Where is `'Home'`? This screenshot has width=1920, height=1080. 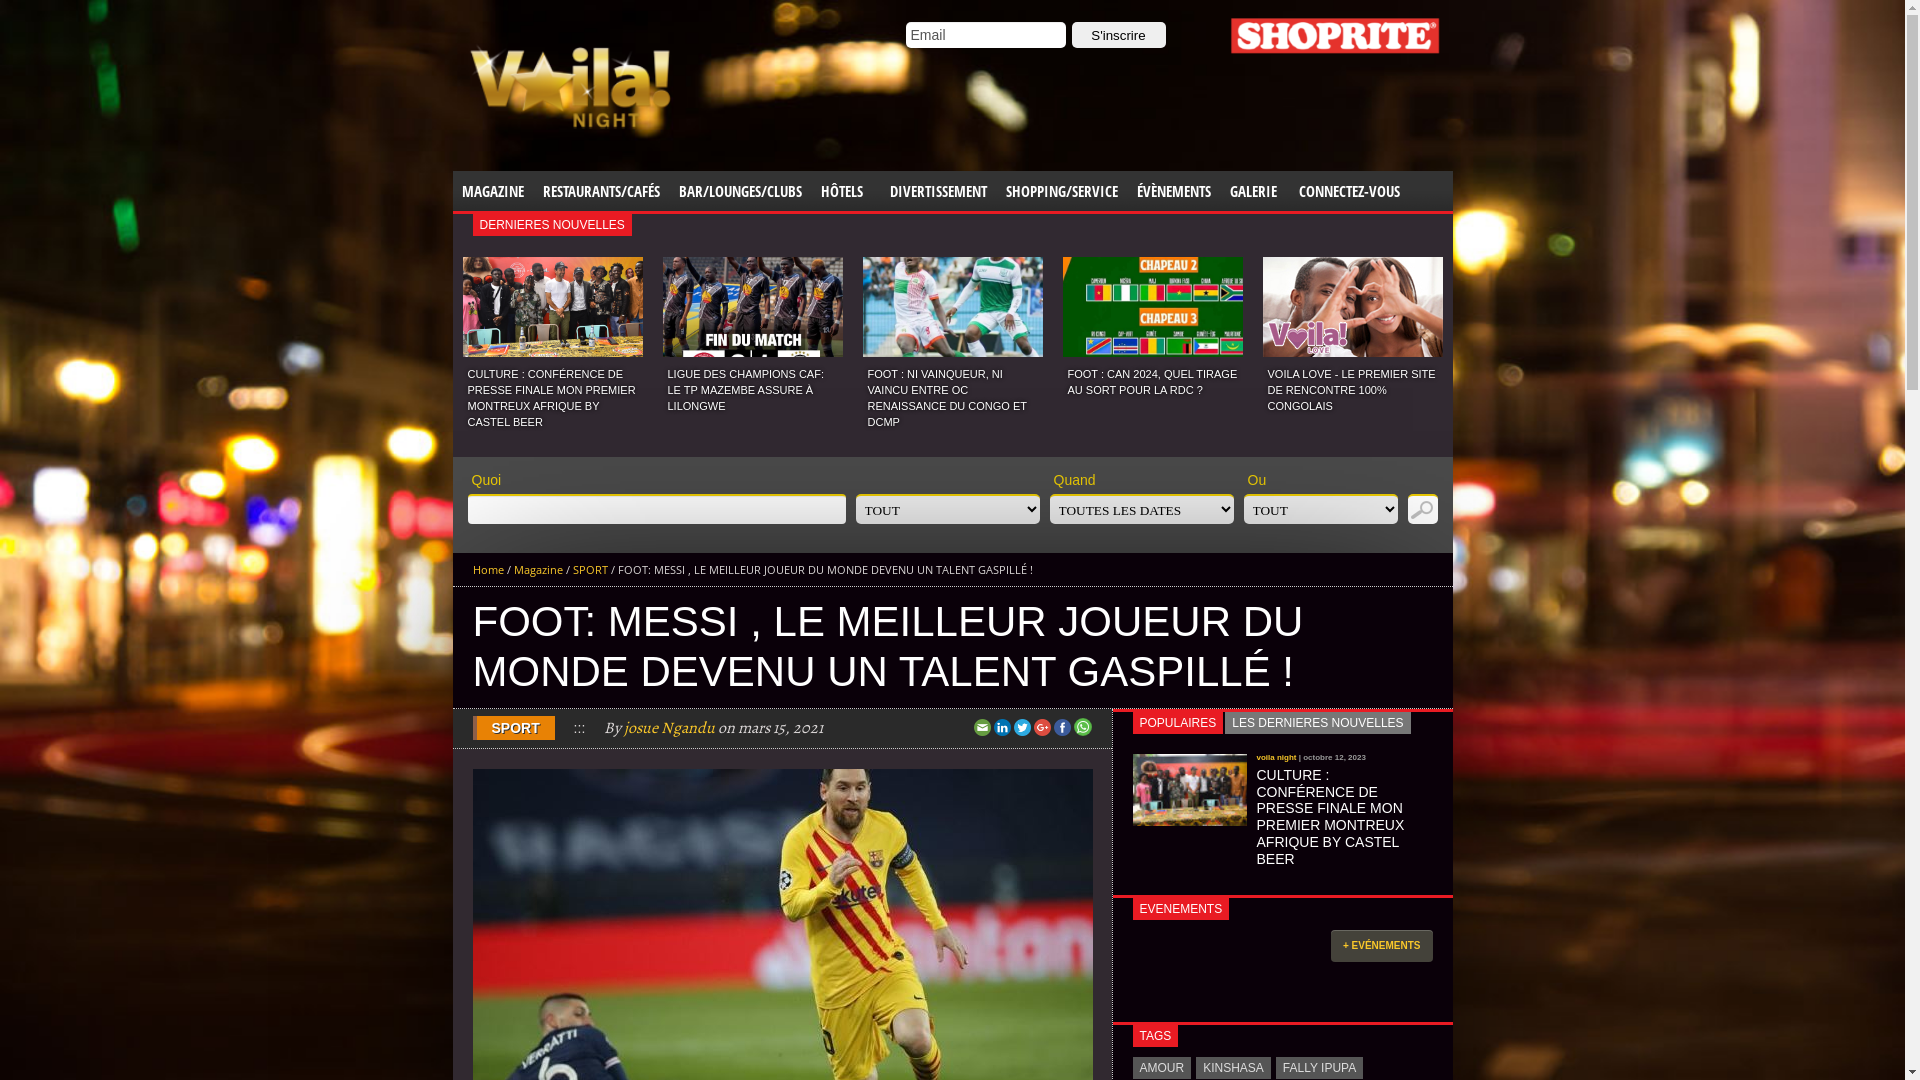
'Home' is located at coordinates (470, 569).